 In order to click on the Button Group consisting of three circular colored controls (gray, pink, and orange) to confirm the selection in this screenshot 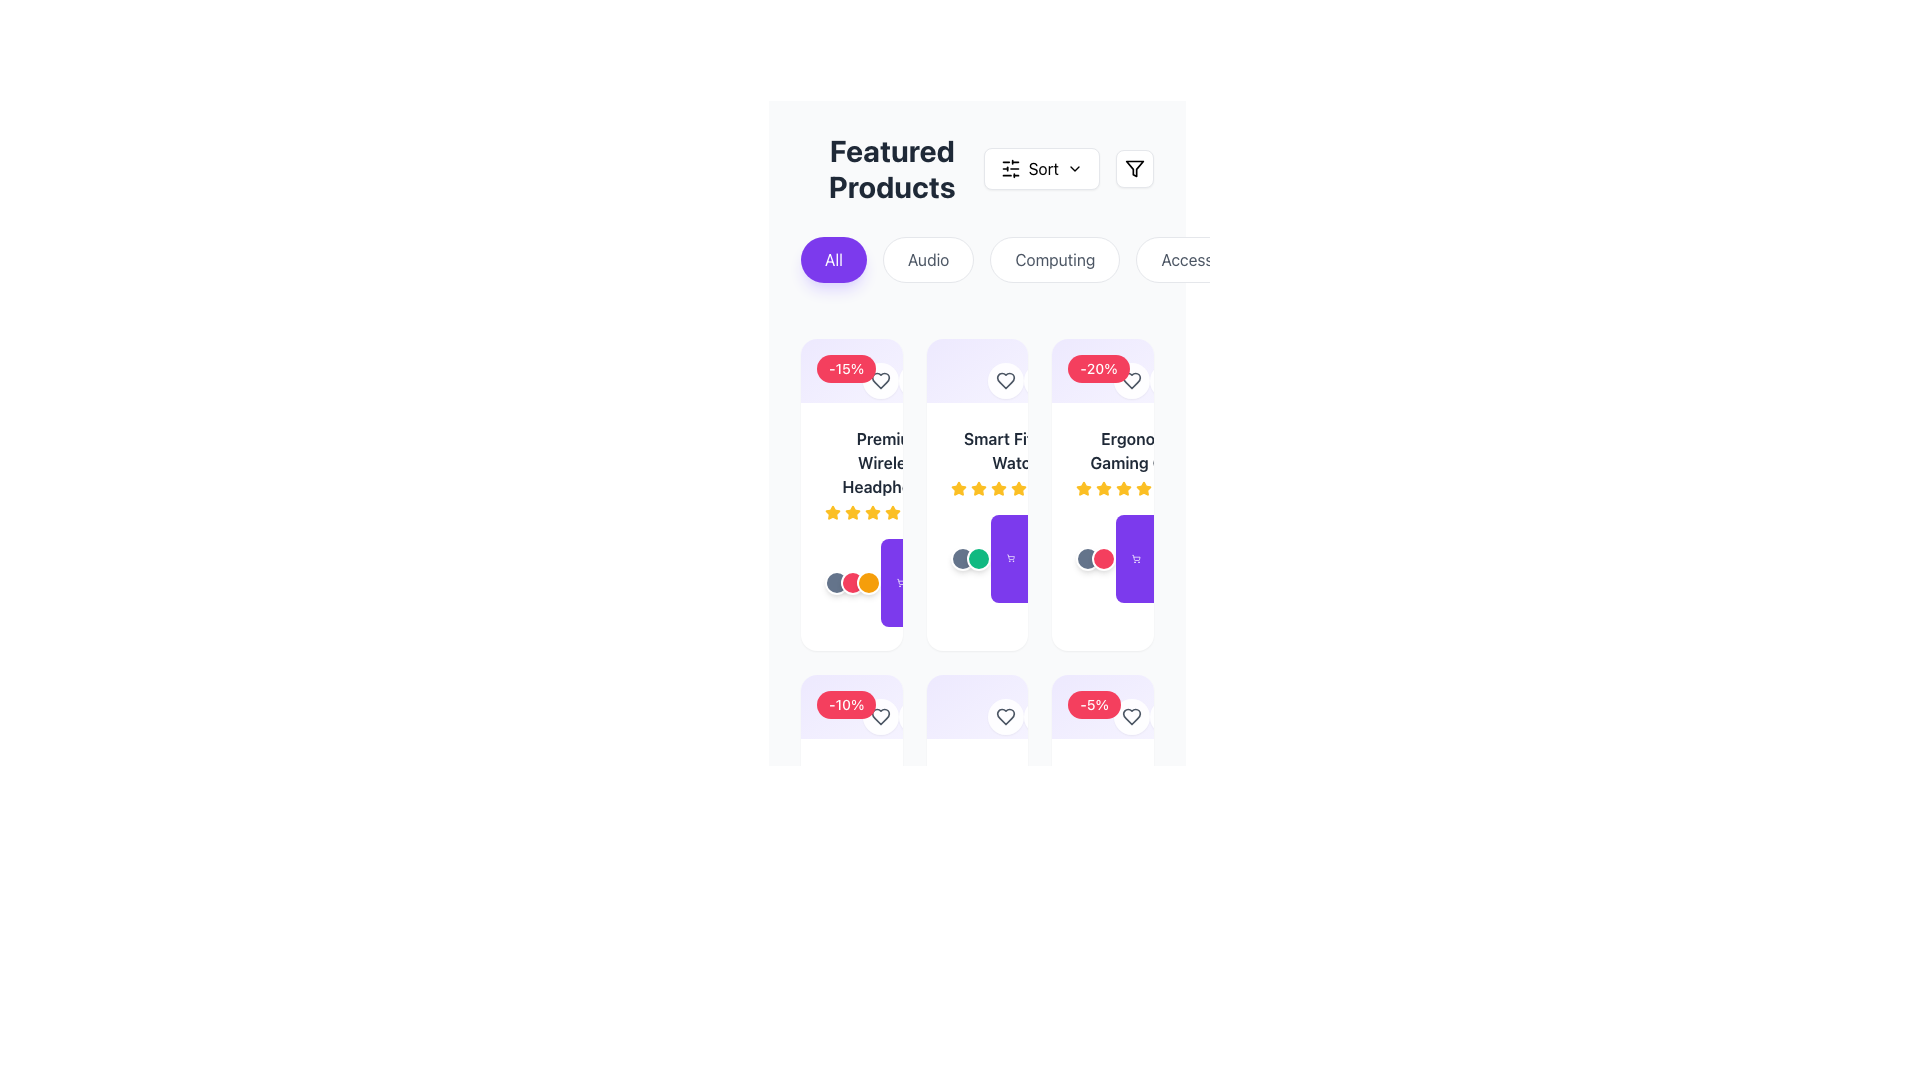, I will do `click(853, 582)`.